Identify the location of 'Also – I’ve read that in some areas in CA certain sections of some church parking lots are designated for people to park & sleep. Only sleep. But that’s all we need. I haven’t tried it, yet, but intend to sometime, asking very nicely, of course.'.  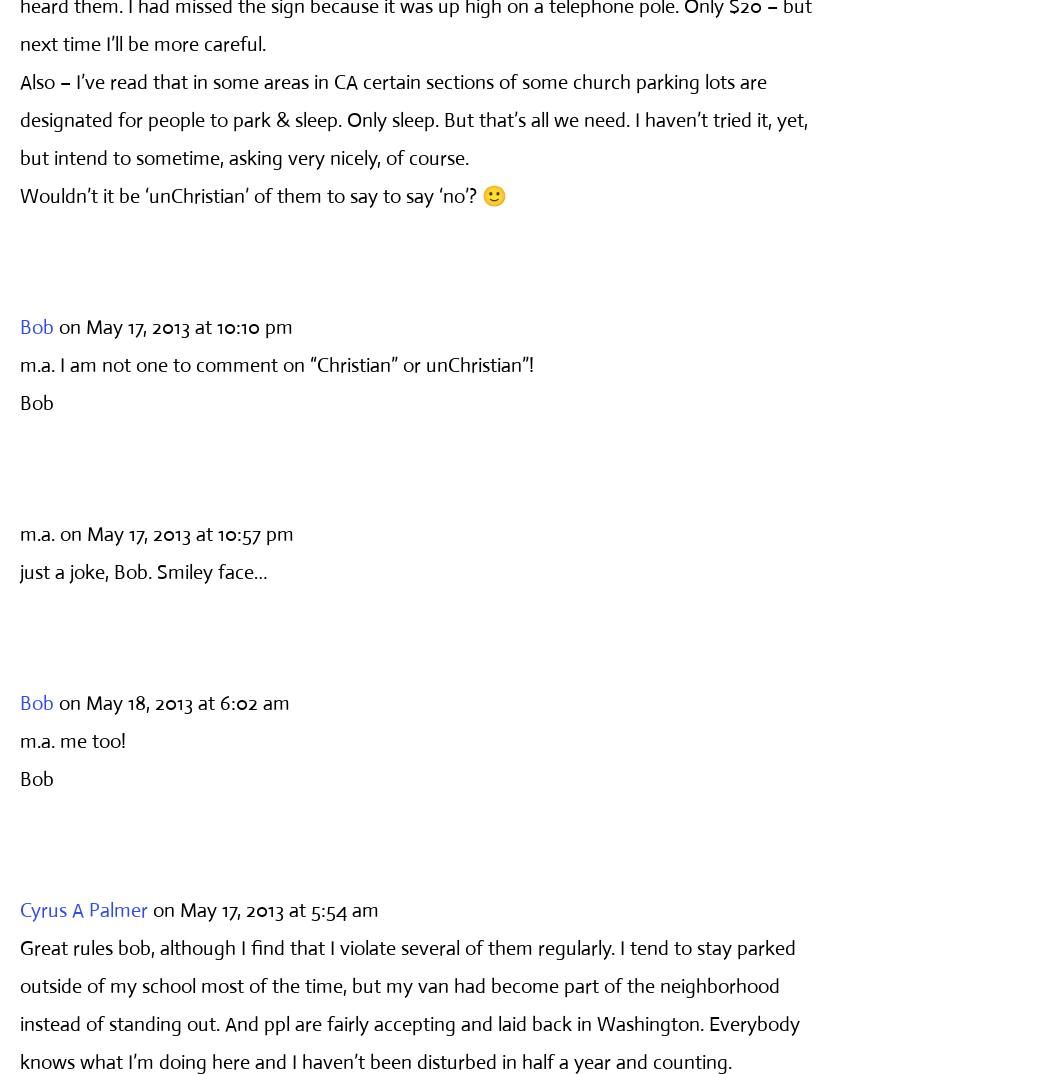
(413, 118).